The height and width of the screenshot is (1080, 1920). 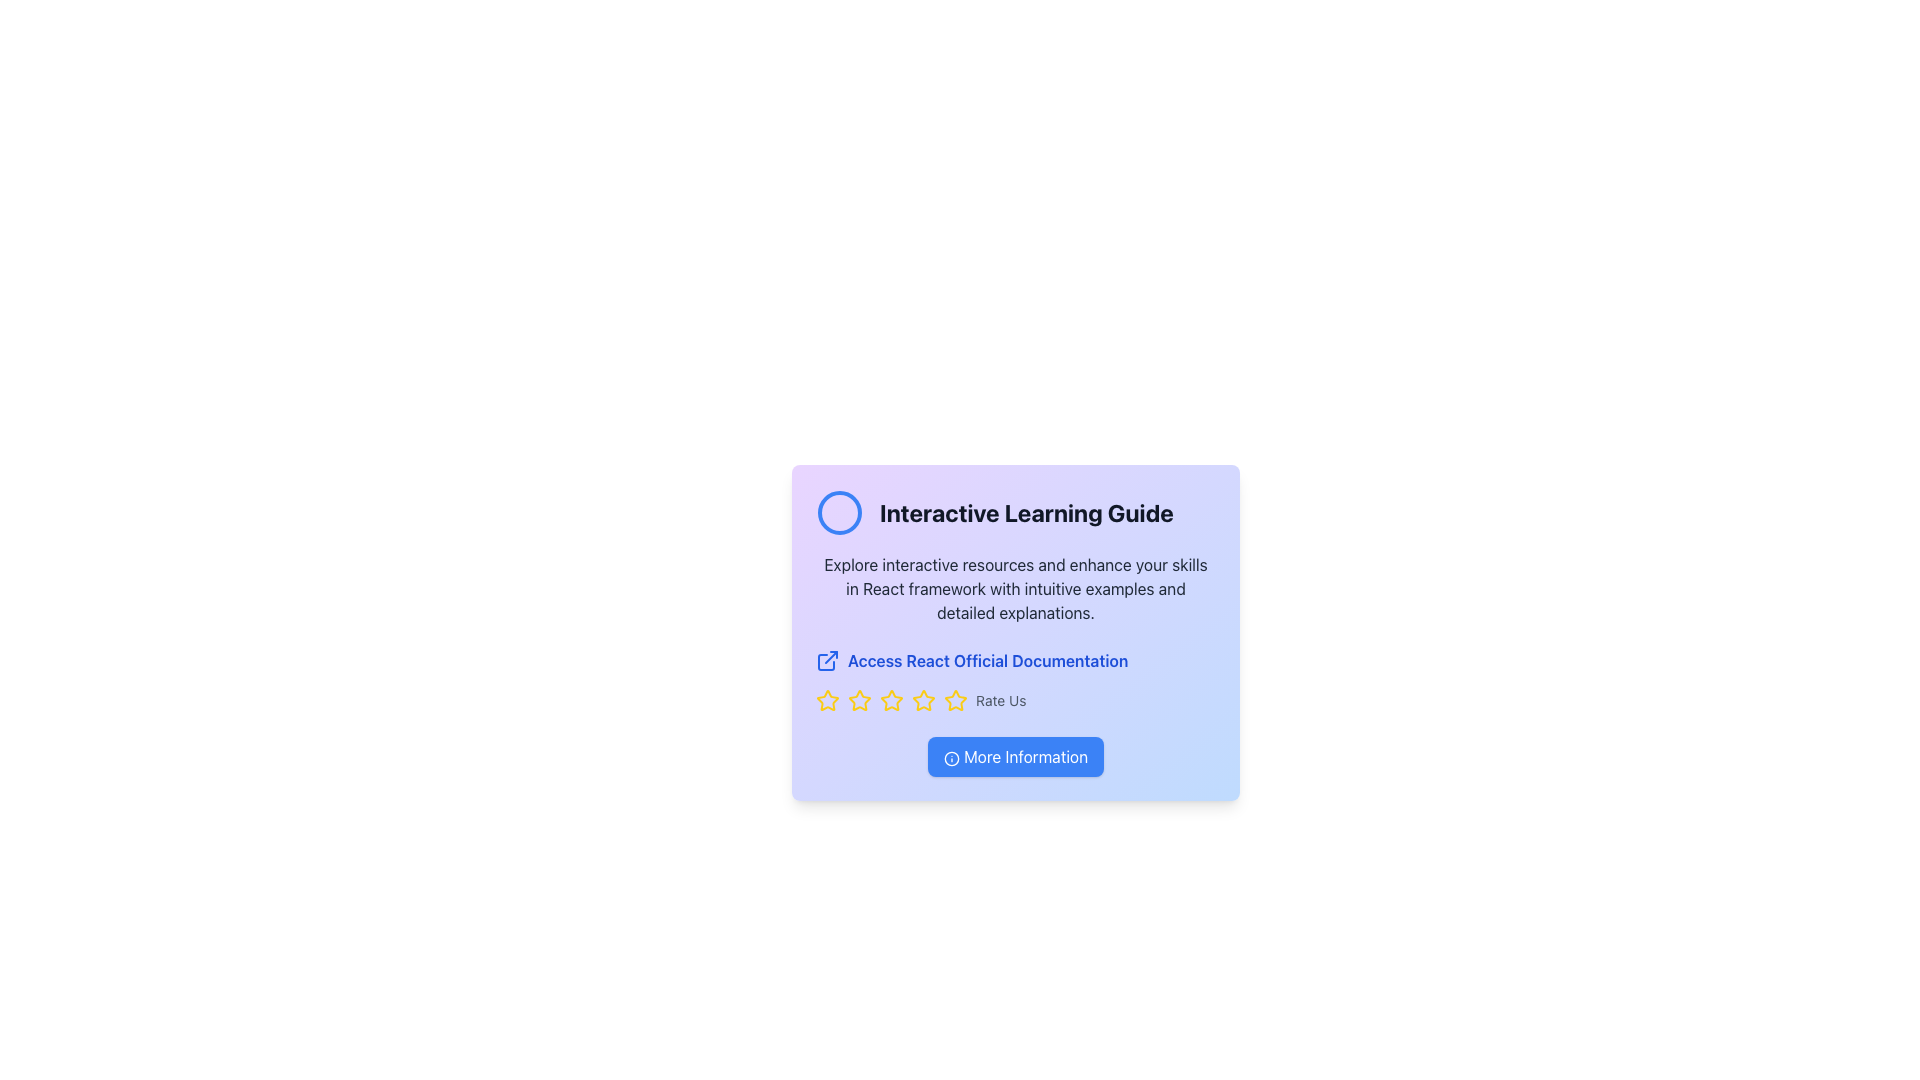 I want to click on the text block that provides a detailed description about interactive resources and skills enhancement in the React framework, which is centrally aligned and positioned below the title 'Interactive Learning Guide' and above the link 'Access React Official Documentation', so click(x=1016, y=588).